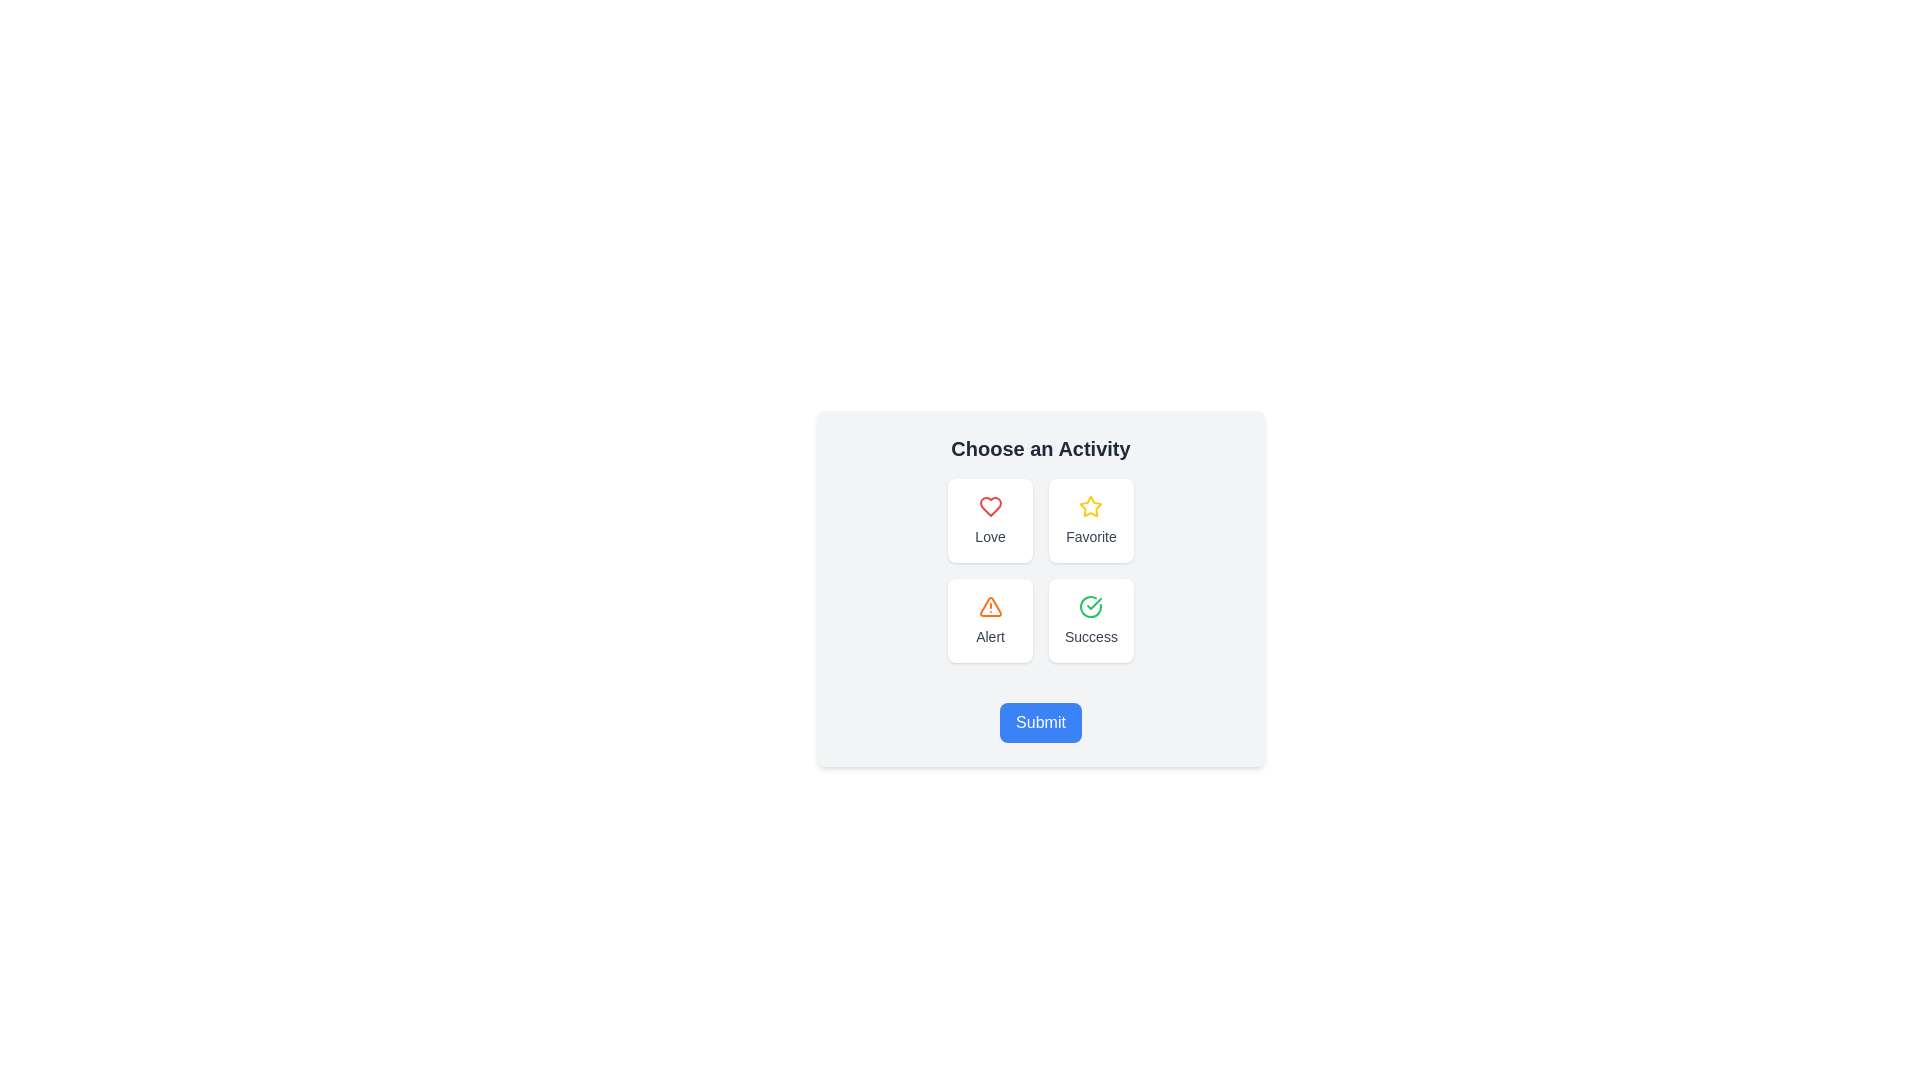 The width and height of the screenshot is (1920, 1080). Describe the element at coordinates (990, 505) in the screenshot. I see `the 'Love' or 'Favorite' icon located in the top-left corner of the 'Choose an Activity' grid, positioned above the 'Love' label` at that location.